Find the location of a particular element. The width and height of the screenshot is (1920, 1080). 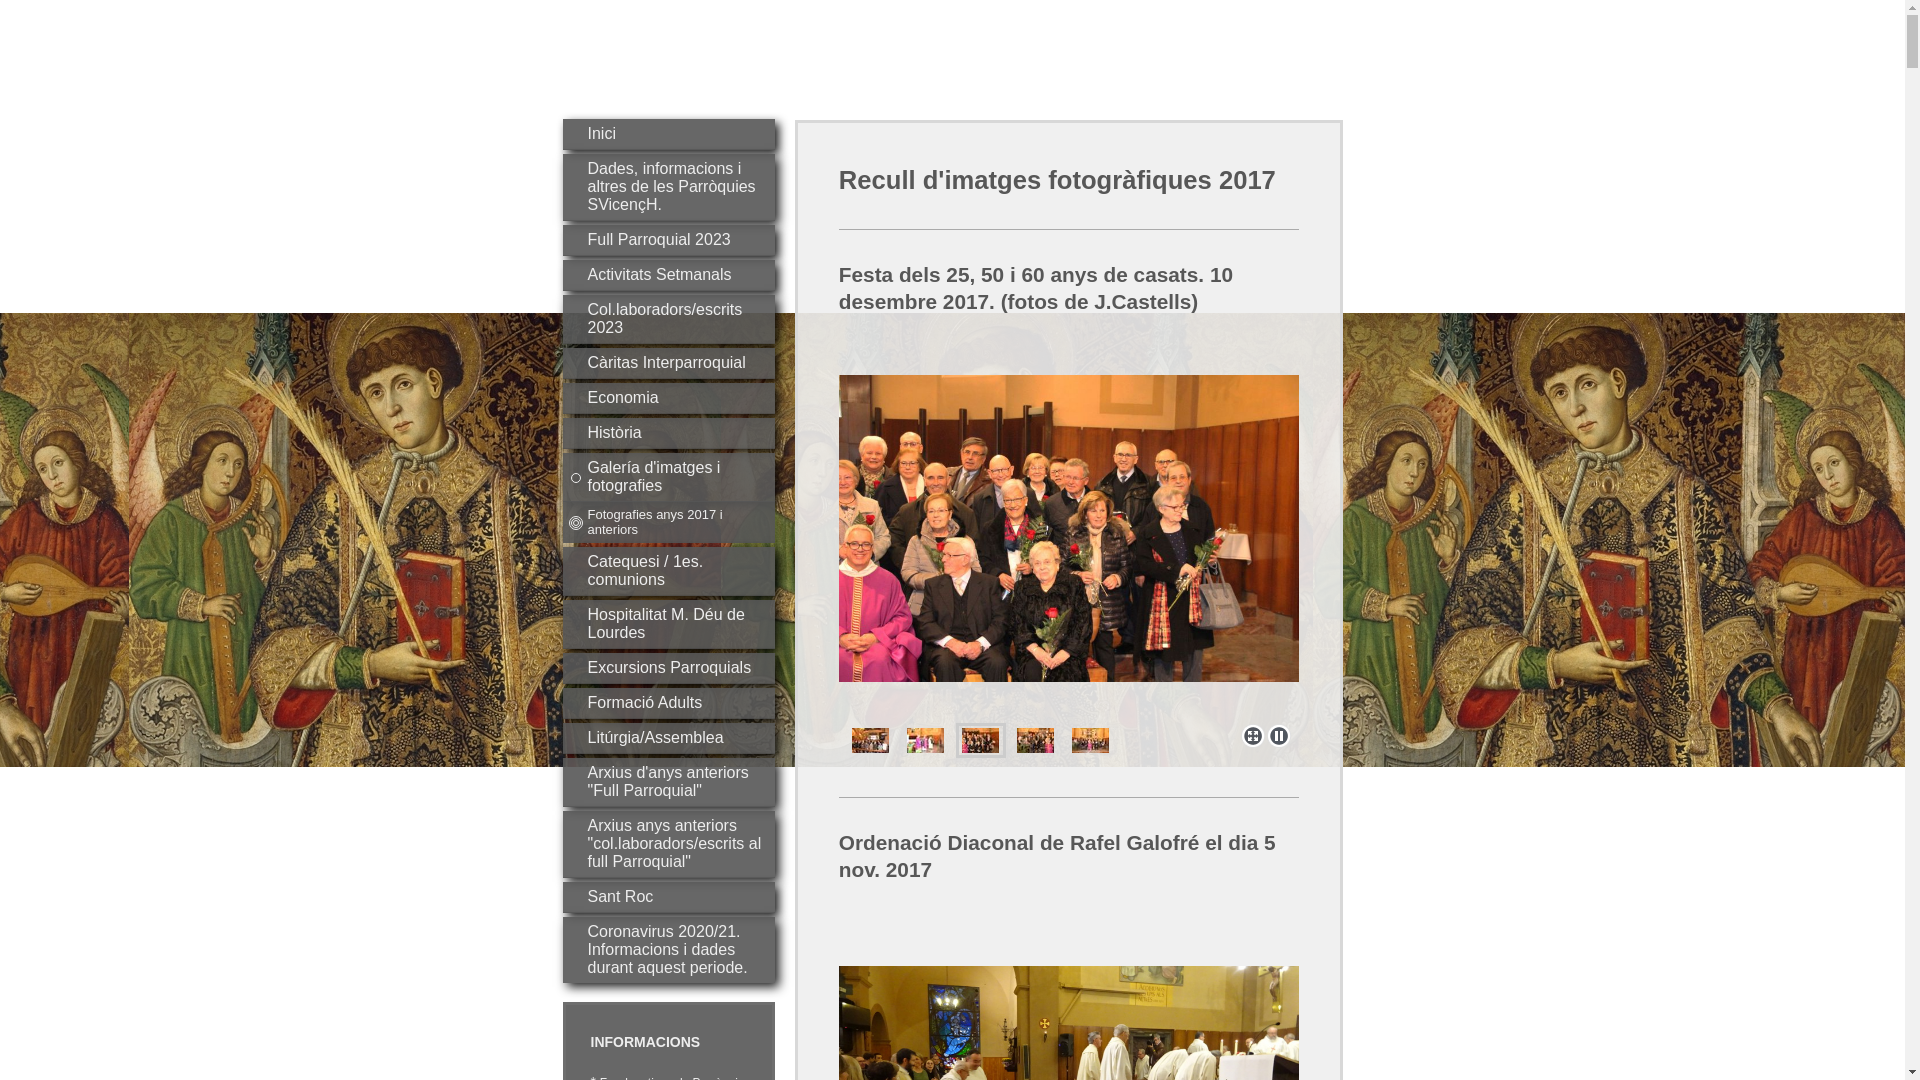

'Catequesi / 1es. comunions' is located at coordinates (667, 571).